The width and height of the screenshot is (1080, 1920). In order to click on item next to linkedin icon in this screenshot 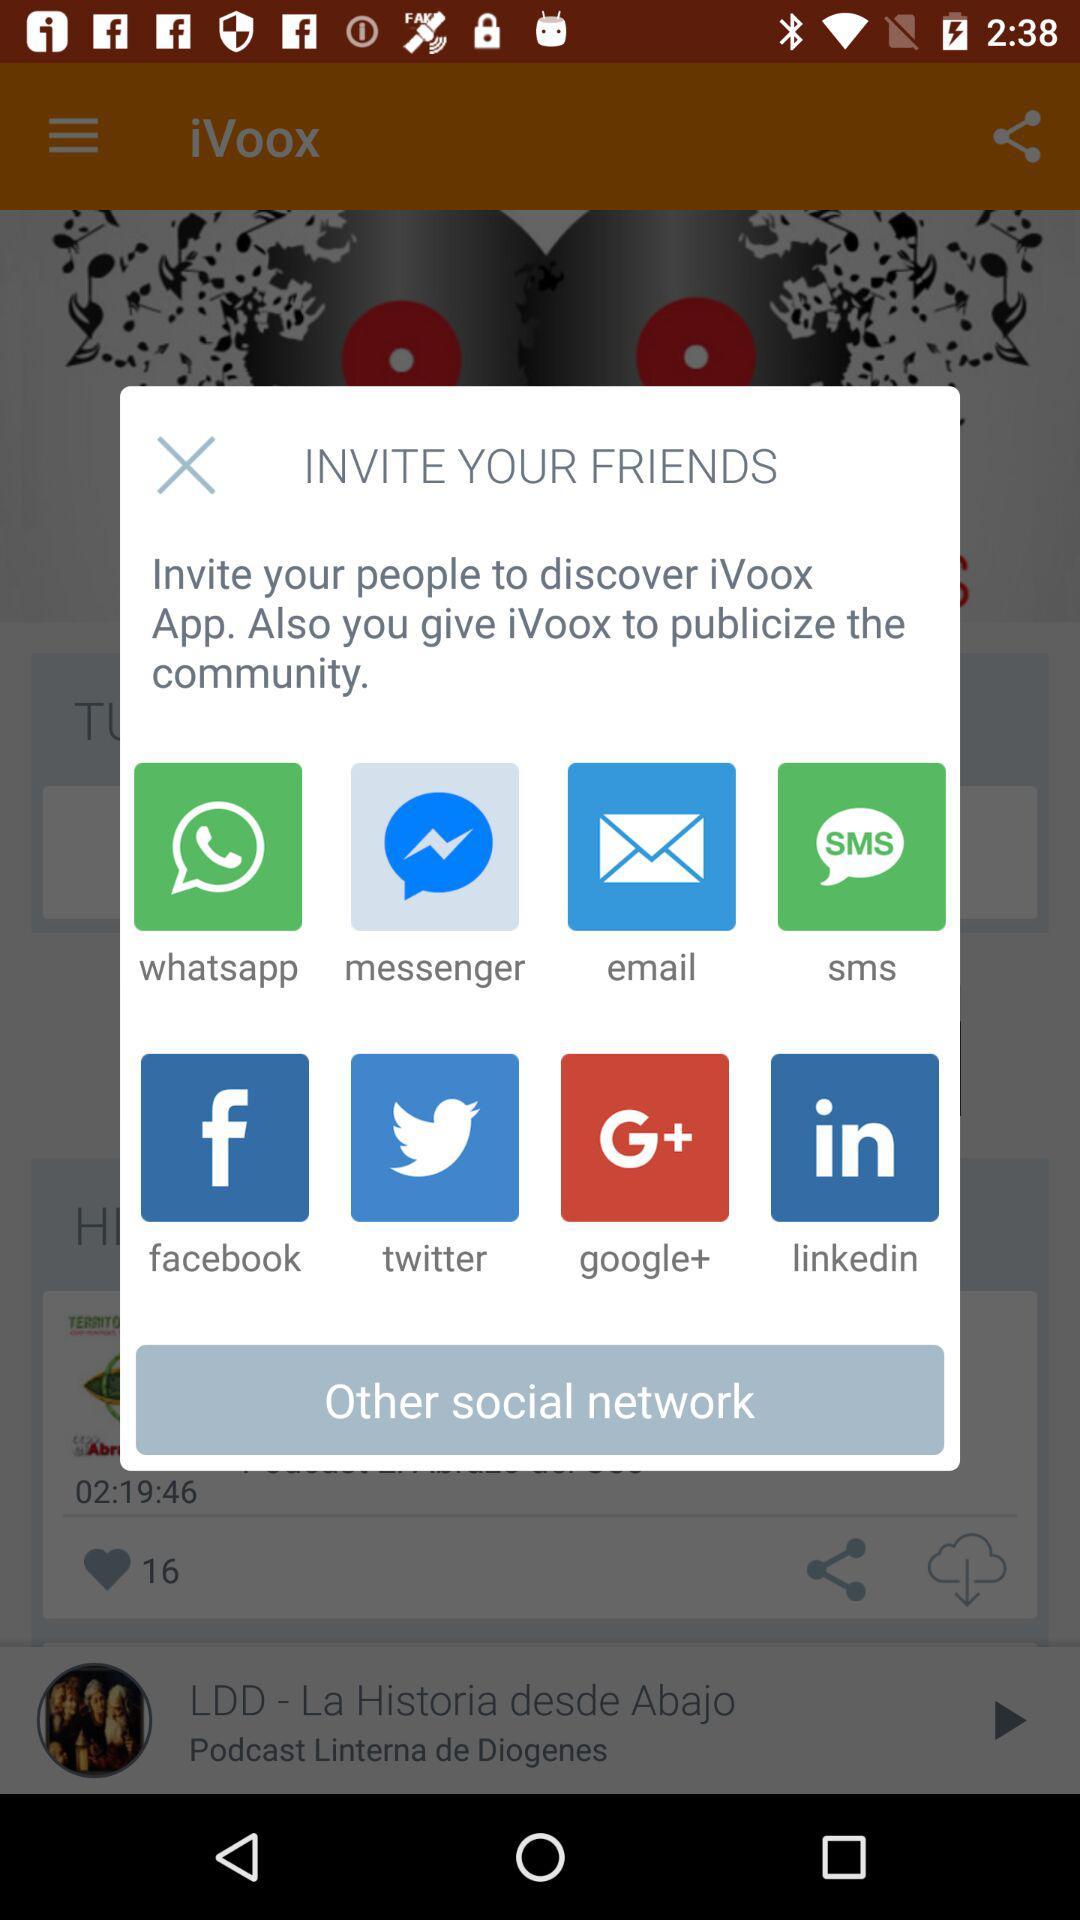, I will do `click(644, 1167)`.